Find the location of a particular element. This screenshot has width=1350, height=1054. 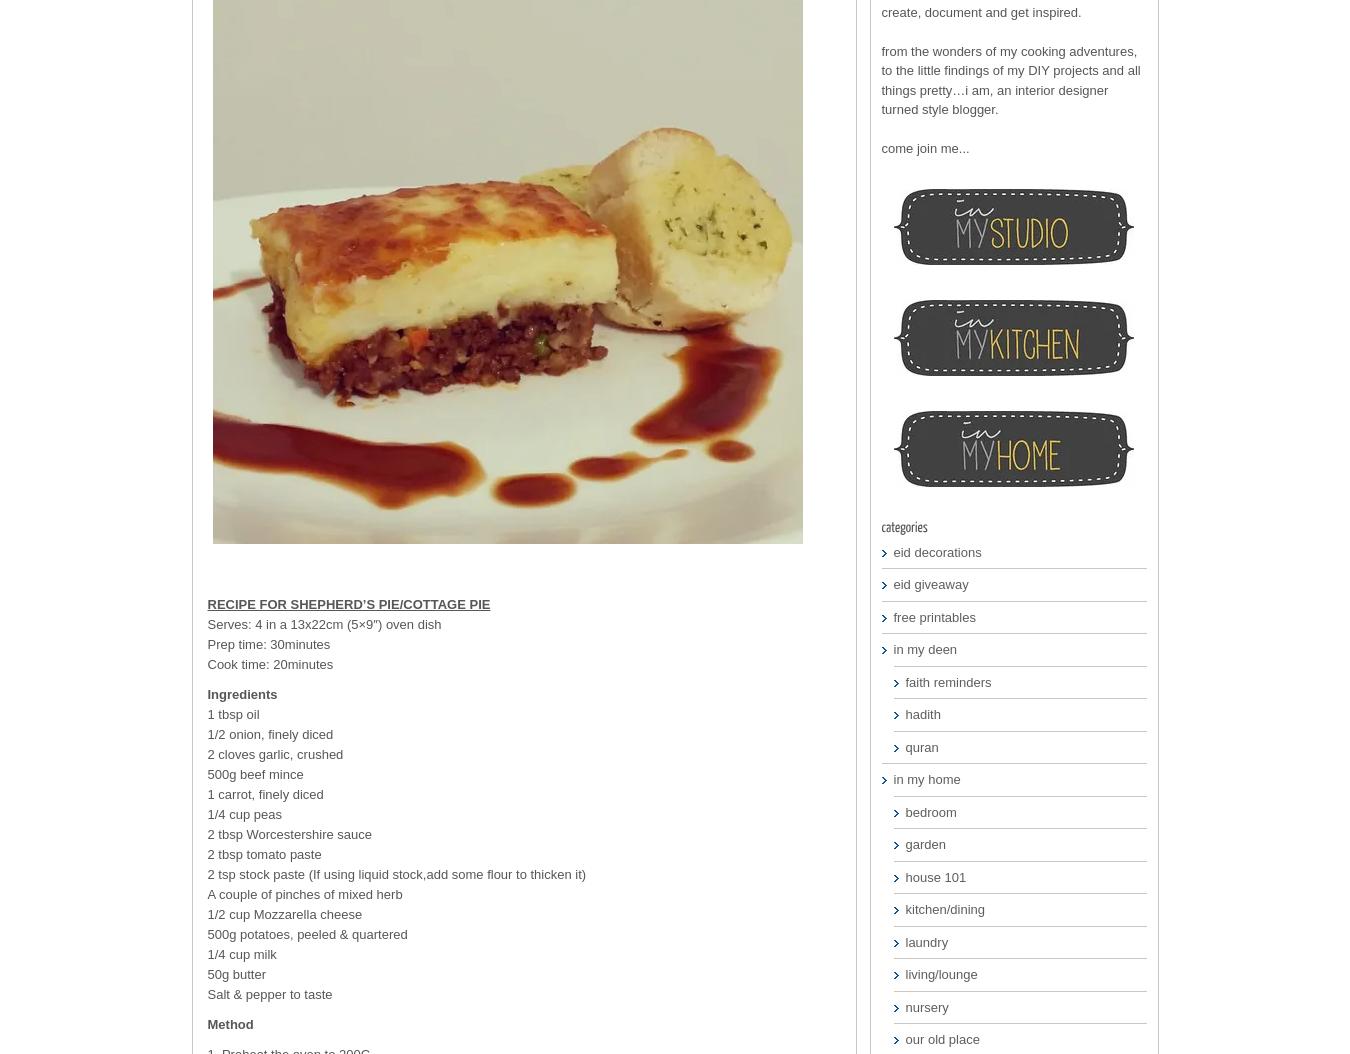

'house 101' is located at coordinates (934, 876).